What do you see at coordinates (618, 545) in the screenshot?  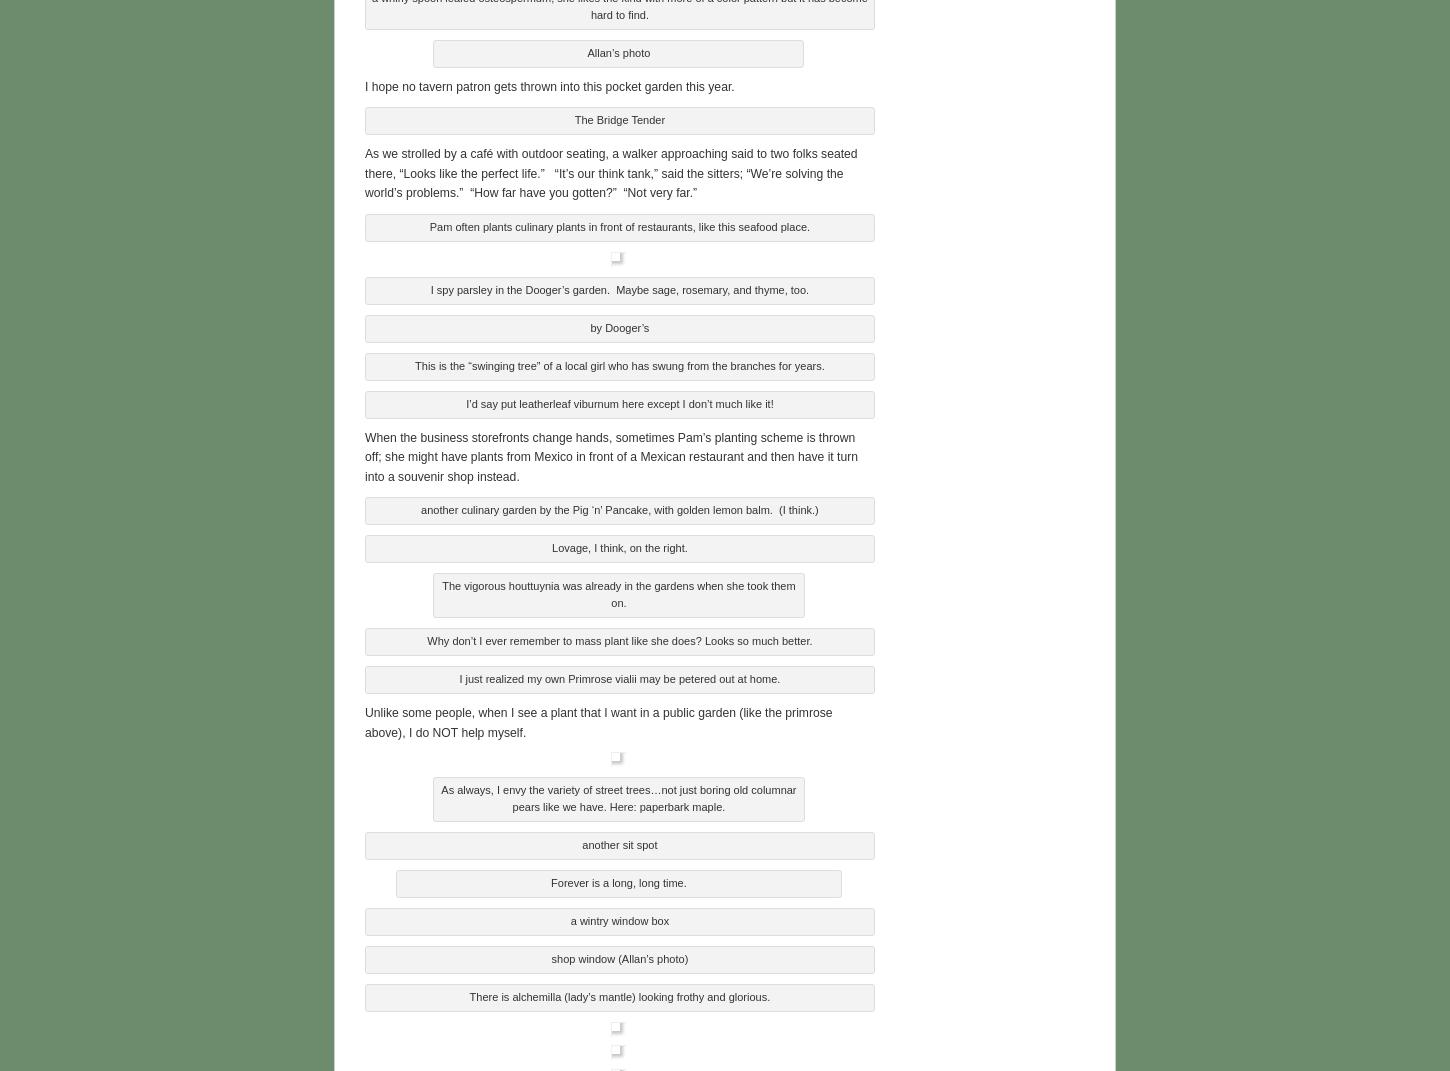 I see `'Lovage, I think, on the right.'` at bounding box center [618, 545].